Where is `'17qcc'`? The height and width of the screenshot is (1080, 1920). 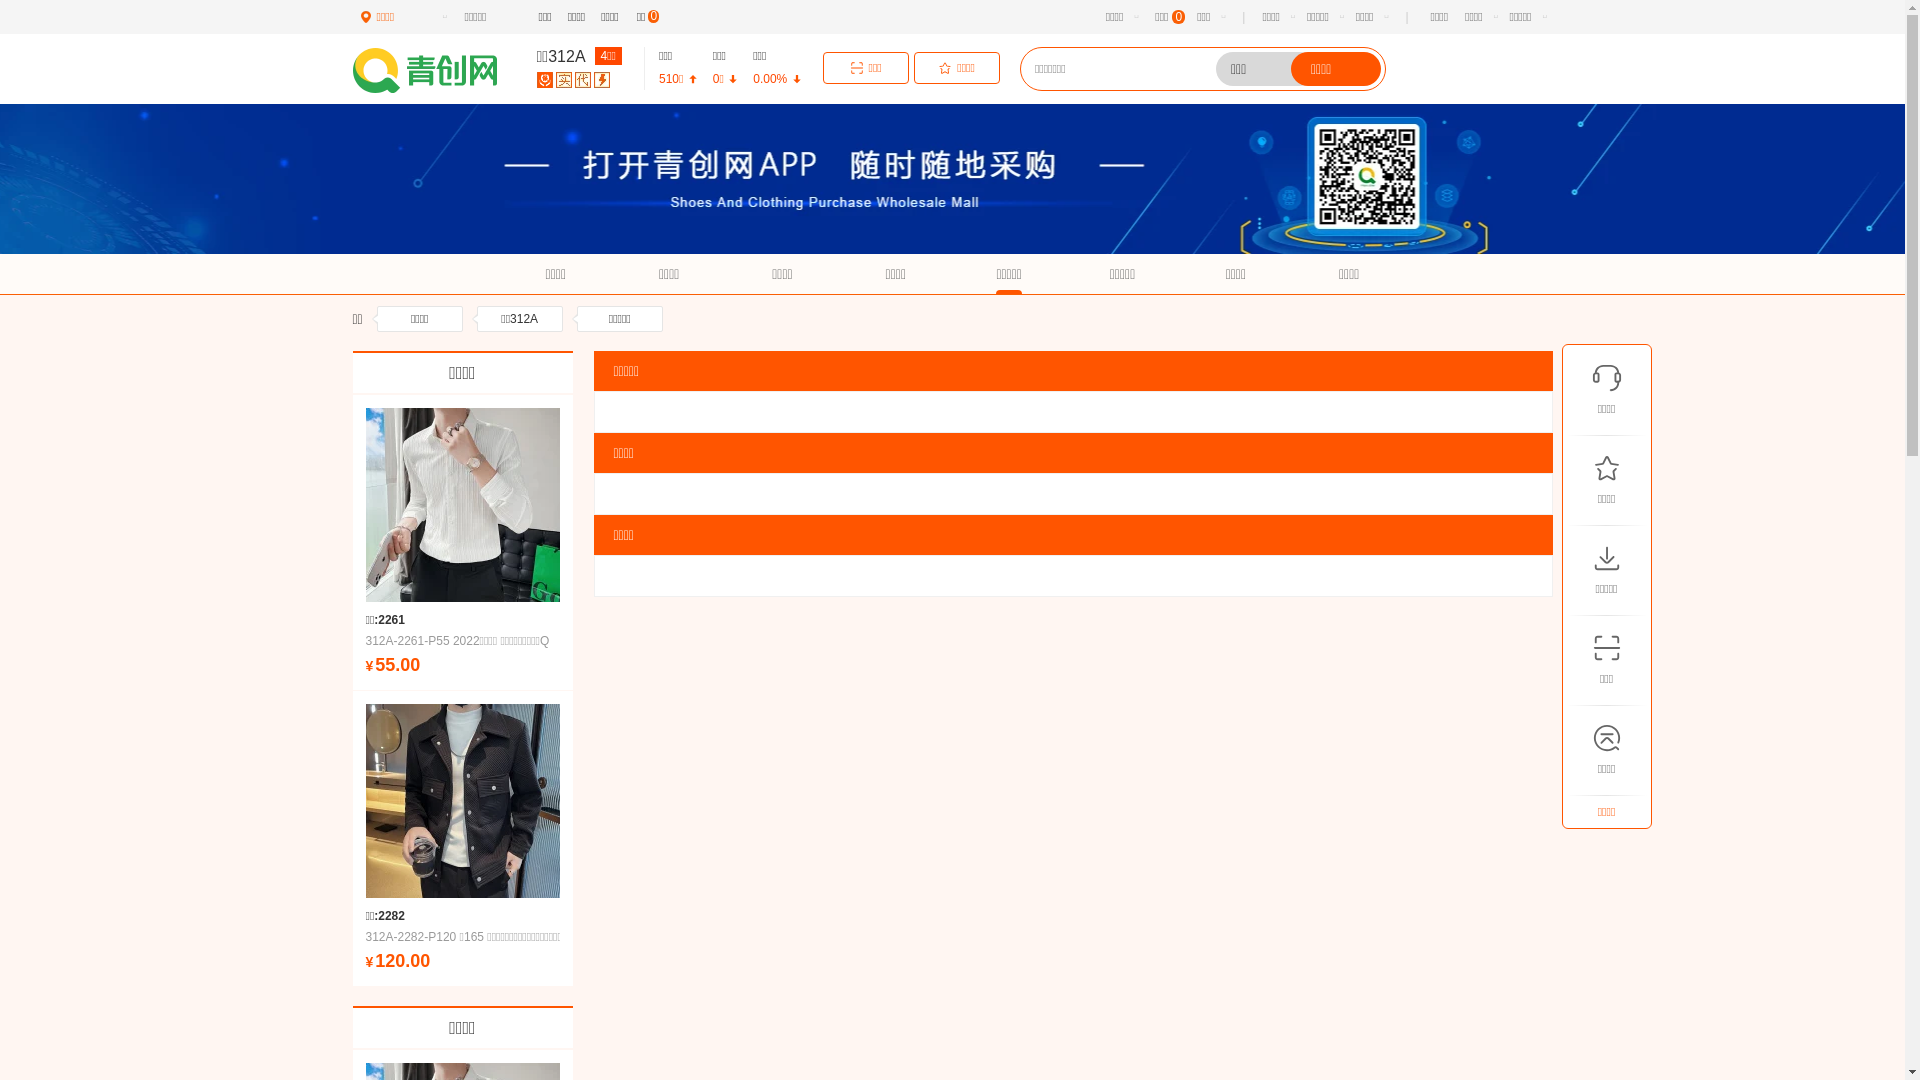
'17qcc' is located at coordinates (436, 69).